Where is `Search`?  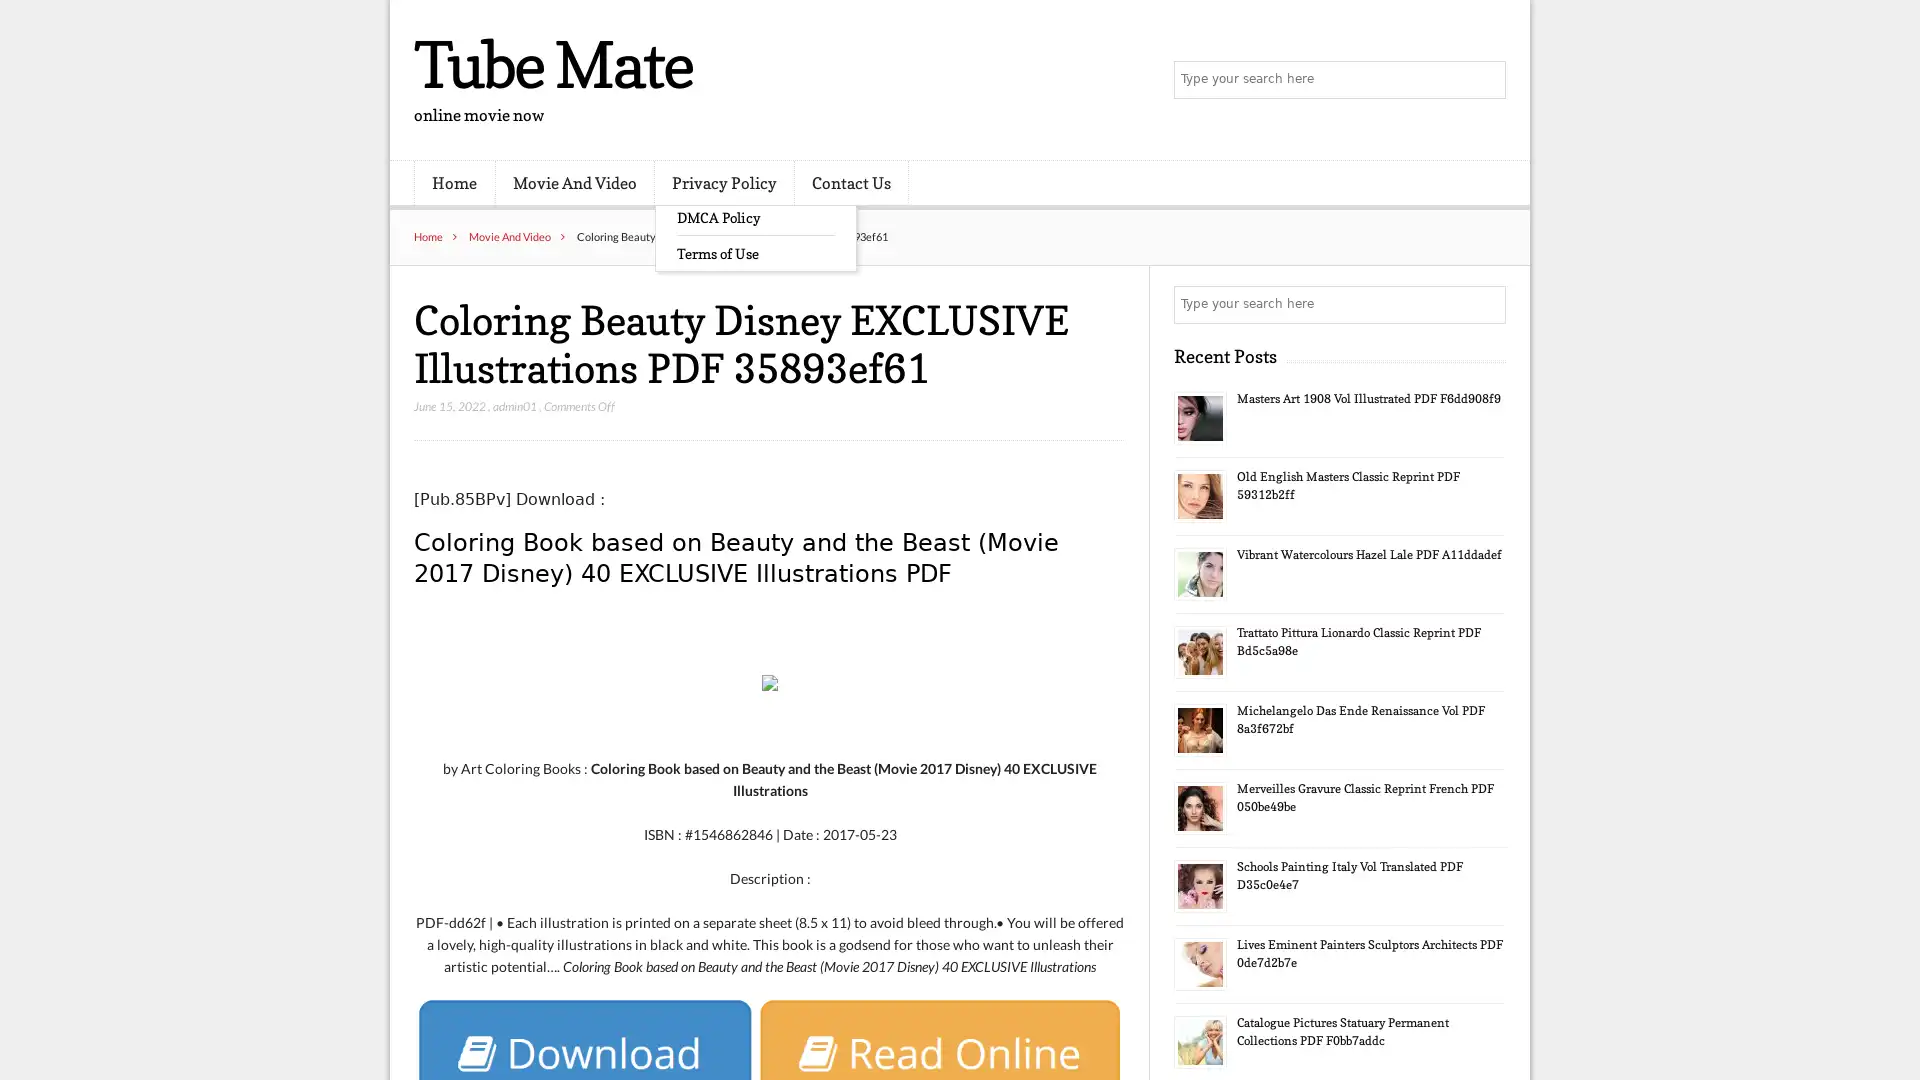
Search is located at coordinates (1485, 304).